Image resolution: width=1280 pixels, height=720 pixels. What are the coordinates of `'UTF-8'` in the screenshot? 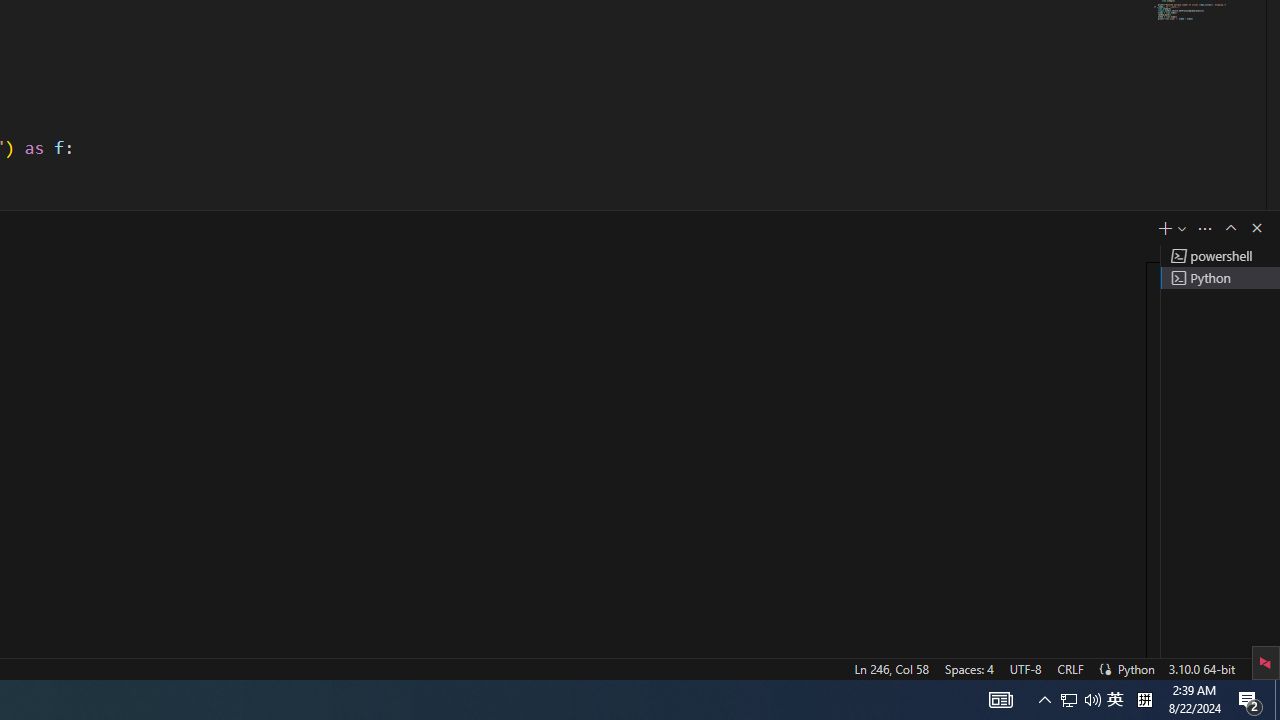 It's located at (1025, 668).